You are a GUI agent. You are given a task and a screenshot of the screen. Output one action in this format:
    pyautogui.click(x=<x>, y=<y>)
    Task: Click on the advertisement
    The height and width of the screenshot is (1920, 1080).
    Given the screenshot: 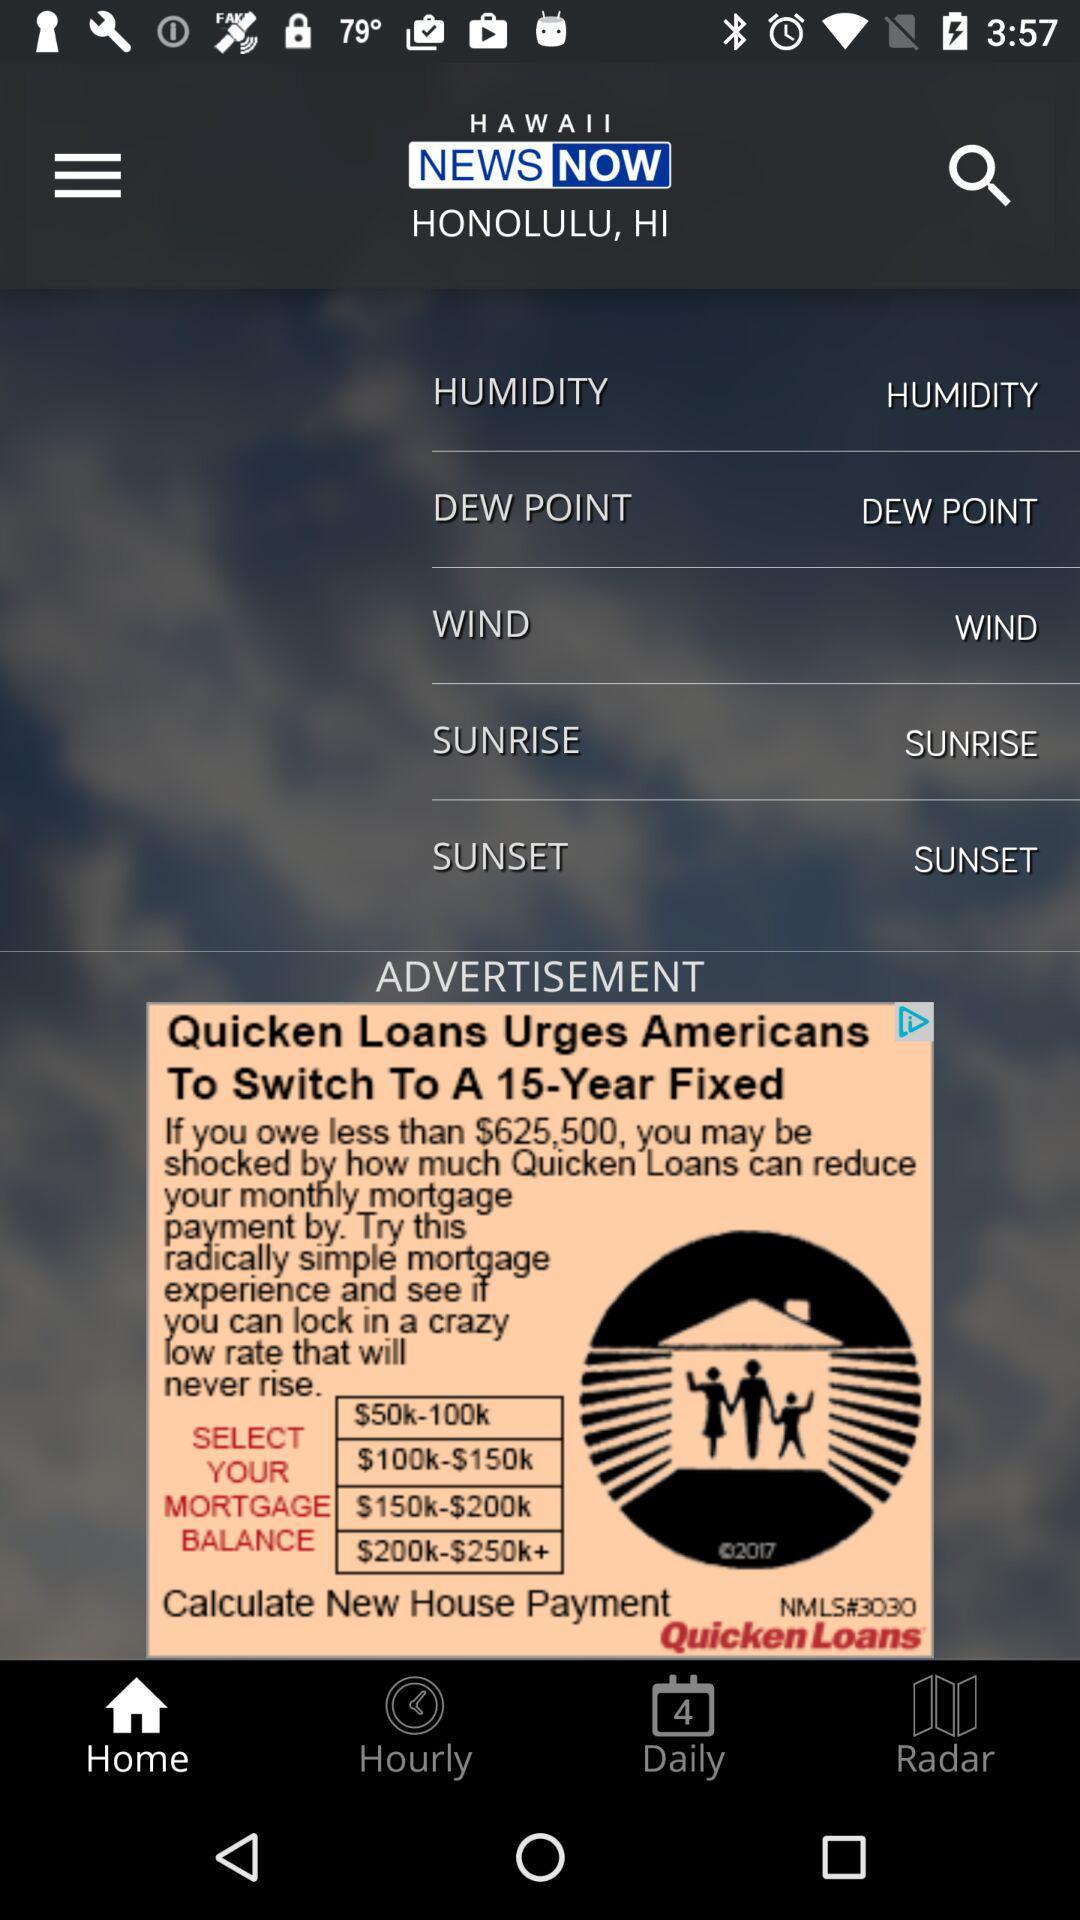 What is the action you would take?
    pyautogui.click(x=540, y=1330)
    